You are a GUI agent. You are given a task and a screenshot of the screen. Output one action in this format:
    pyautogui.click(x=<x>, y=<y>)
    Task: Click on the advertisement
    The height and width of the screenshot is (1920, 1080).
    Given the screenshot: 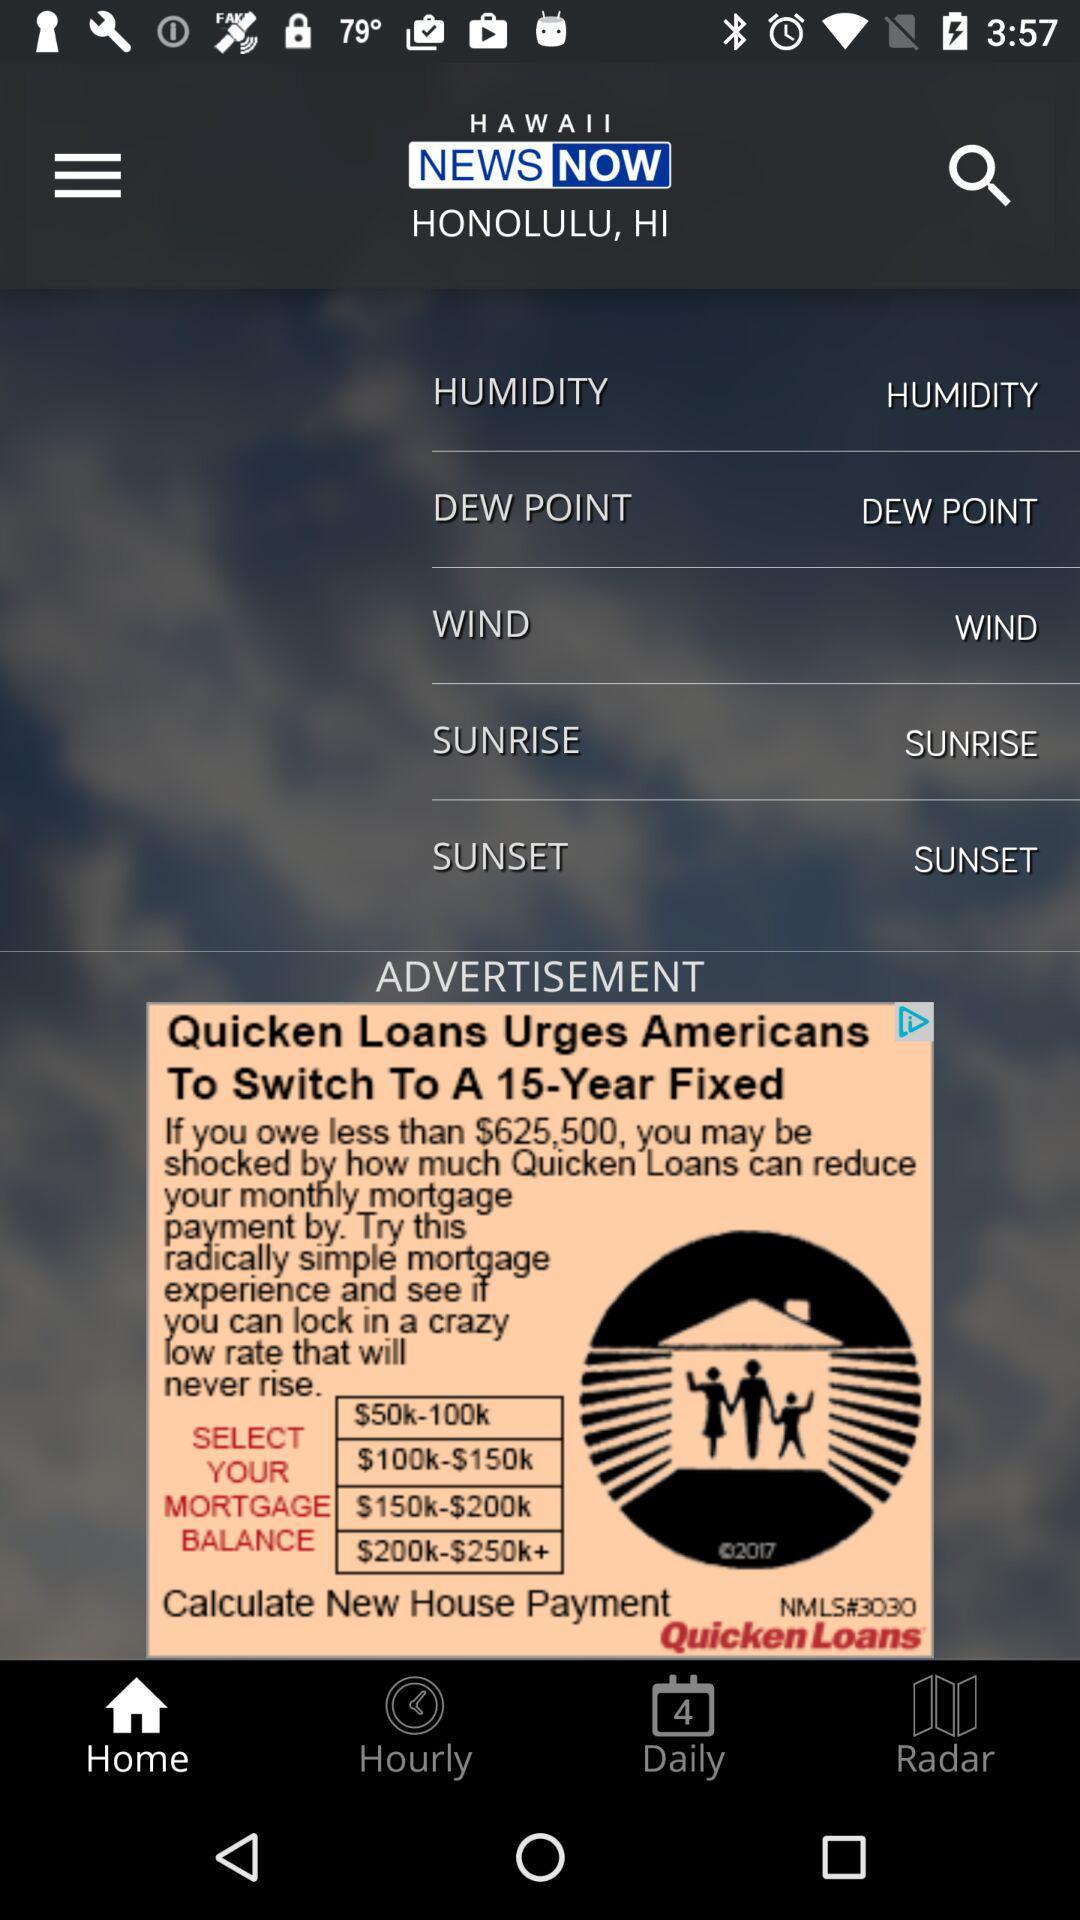 What is the action you would take?
    pyautogui.click(x=540, y=1330)
    